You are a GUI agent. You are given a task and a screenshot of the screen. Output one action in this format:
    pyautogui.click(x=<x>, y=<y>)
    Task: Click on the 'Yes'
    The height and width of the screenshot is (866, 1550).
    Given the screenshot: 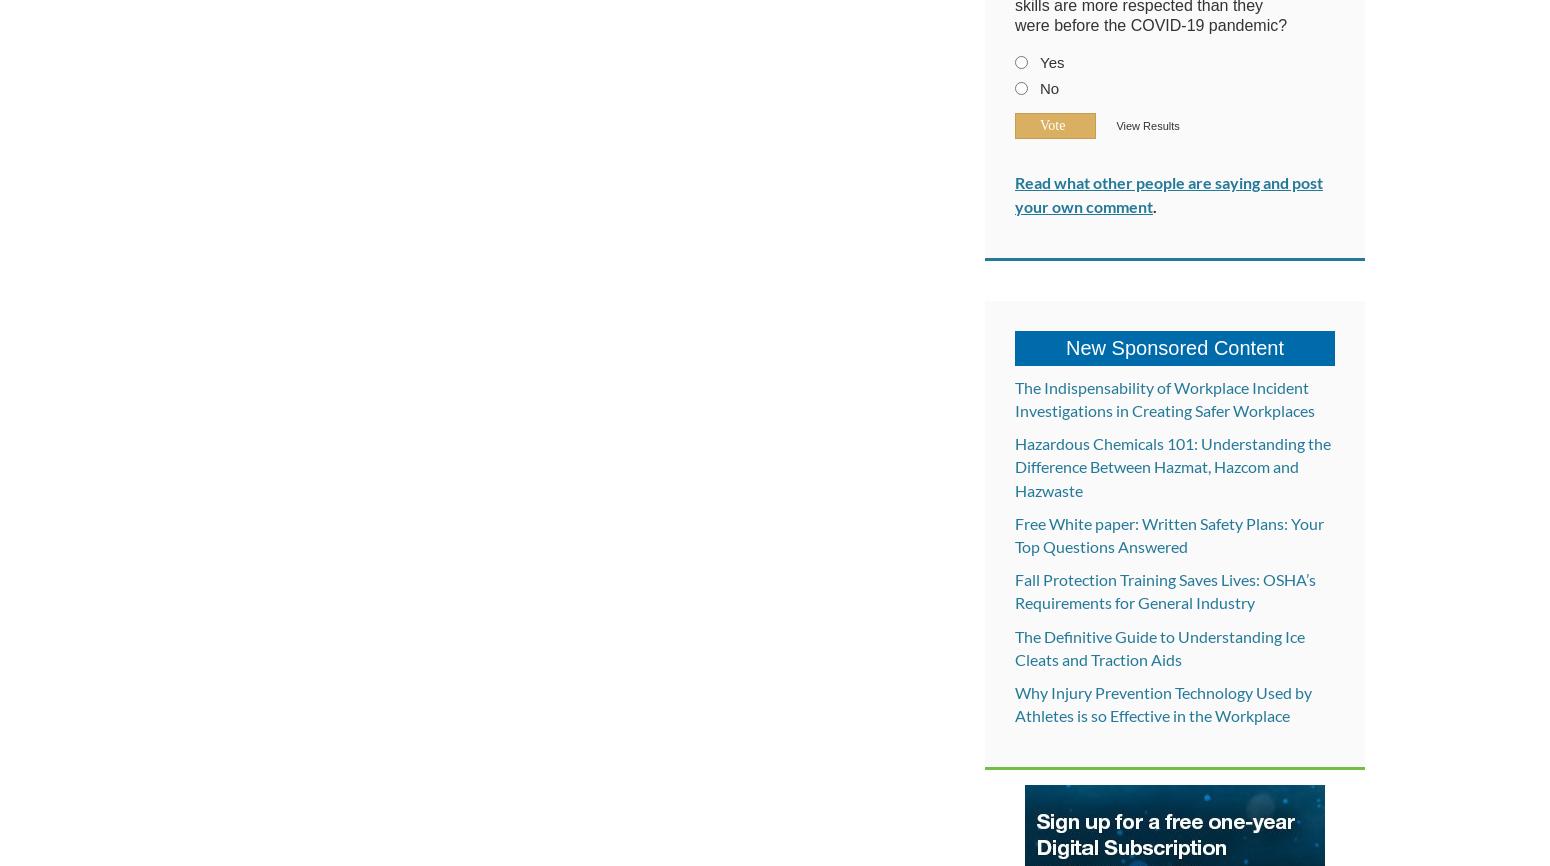 What is the action you would take?
    pyautogui.click(x=1051, y=62)
    